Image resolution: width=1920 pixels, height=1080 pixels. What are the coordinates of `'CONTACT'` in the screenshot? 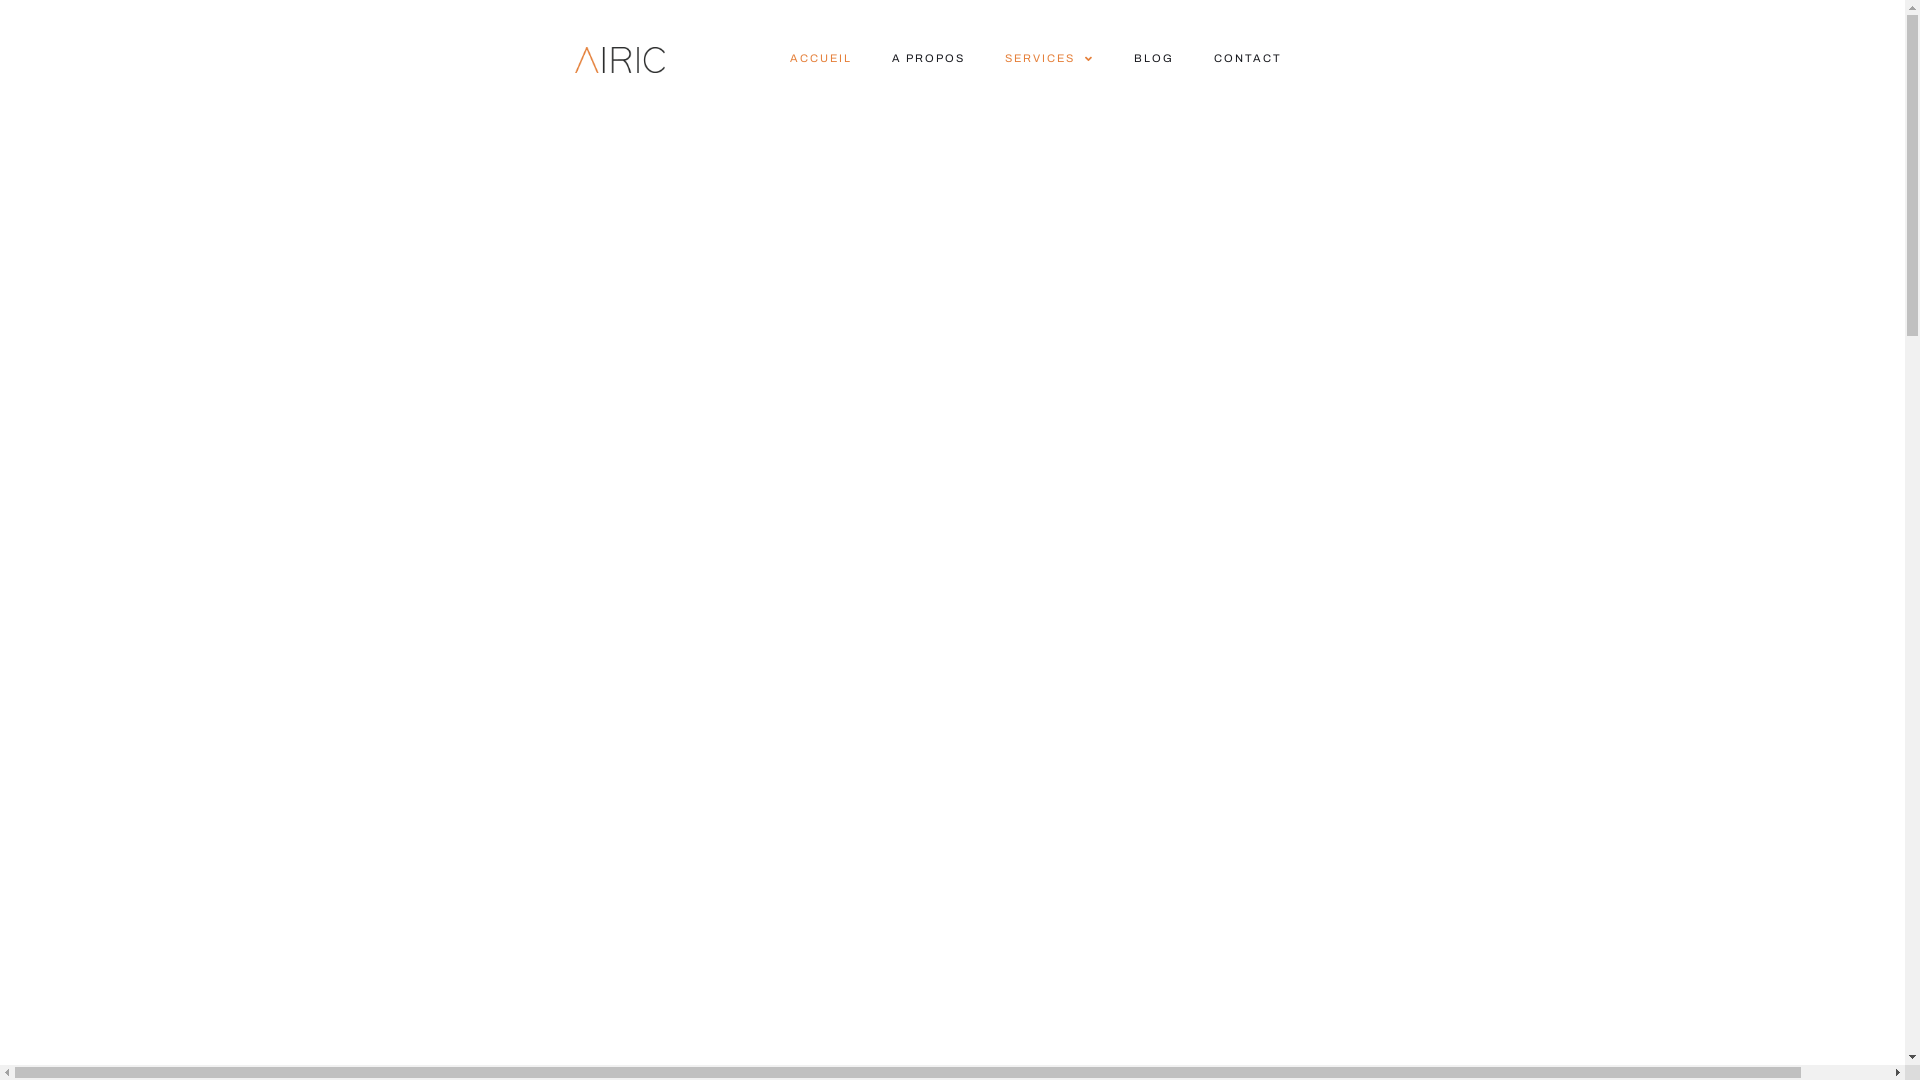 It's located at (1247, 57).